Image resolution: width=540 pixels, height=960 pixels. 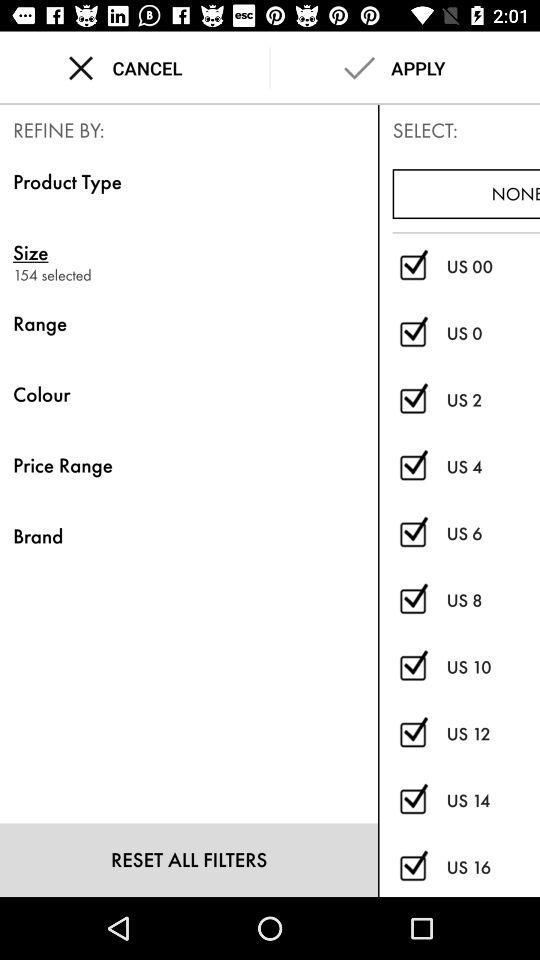 What do you see at coordinates (412, 801) in the screenshot?
I see `unselect us 14` at bounding box center [412, 801].